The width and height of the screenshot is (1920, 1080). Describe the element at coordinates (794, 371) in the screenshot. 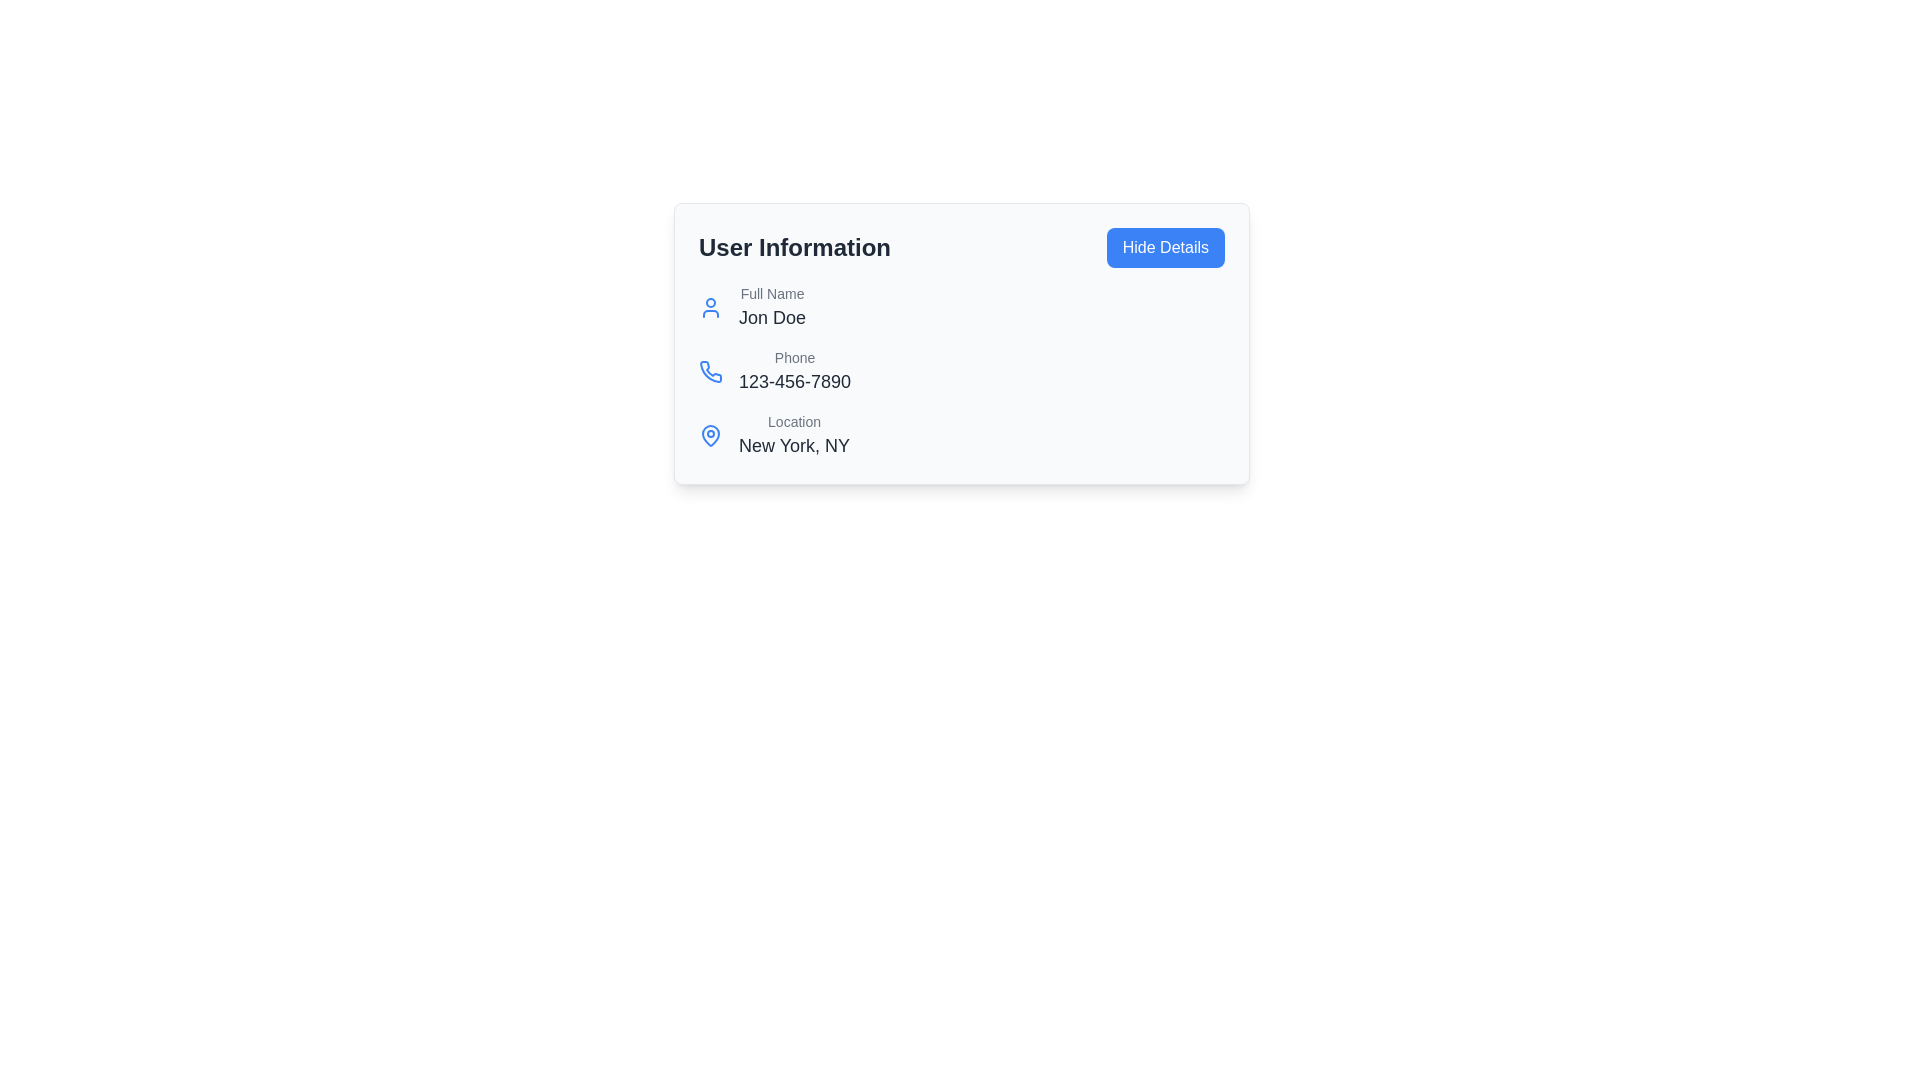

I see `phone number displayed in the 'Phone' text label located within the 'User Information' card, positioned below the 'Full Name' section and above the 'Location' section, to the right of a phone icon` at that location.